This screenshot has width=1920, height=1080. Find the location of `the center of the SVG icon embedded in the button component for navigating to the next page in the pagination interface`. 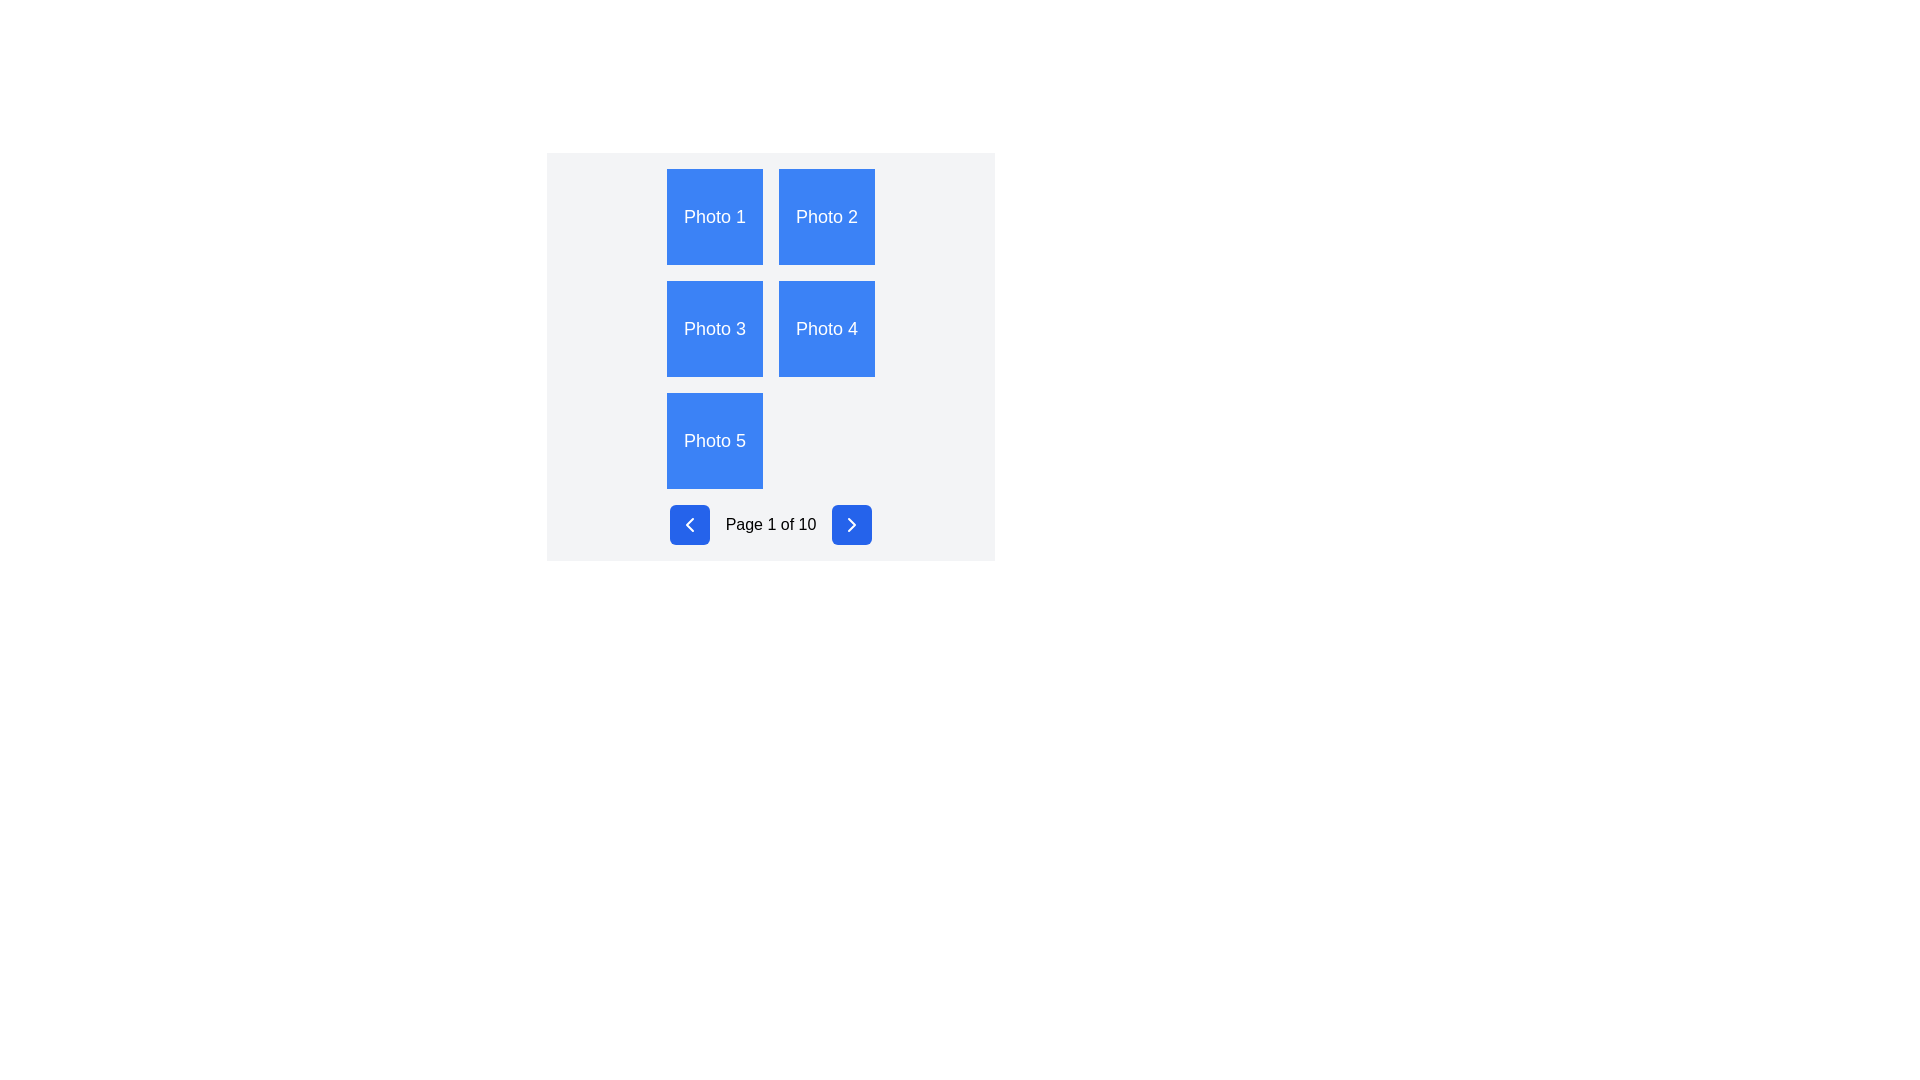

the center of the SVG icon embedded in the button component for navigating to the next page in the pagination interface is located at coordinates (852, 523).